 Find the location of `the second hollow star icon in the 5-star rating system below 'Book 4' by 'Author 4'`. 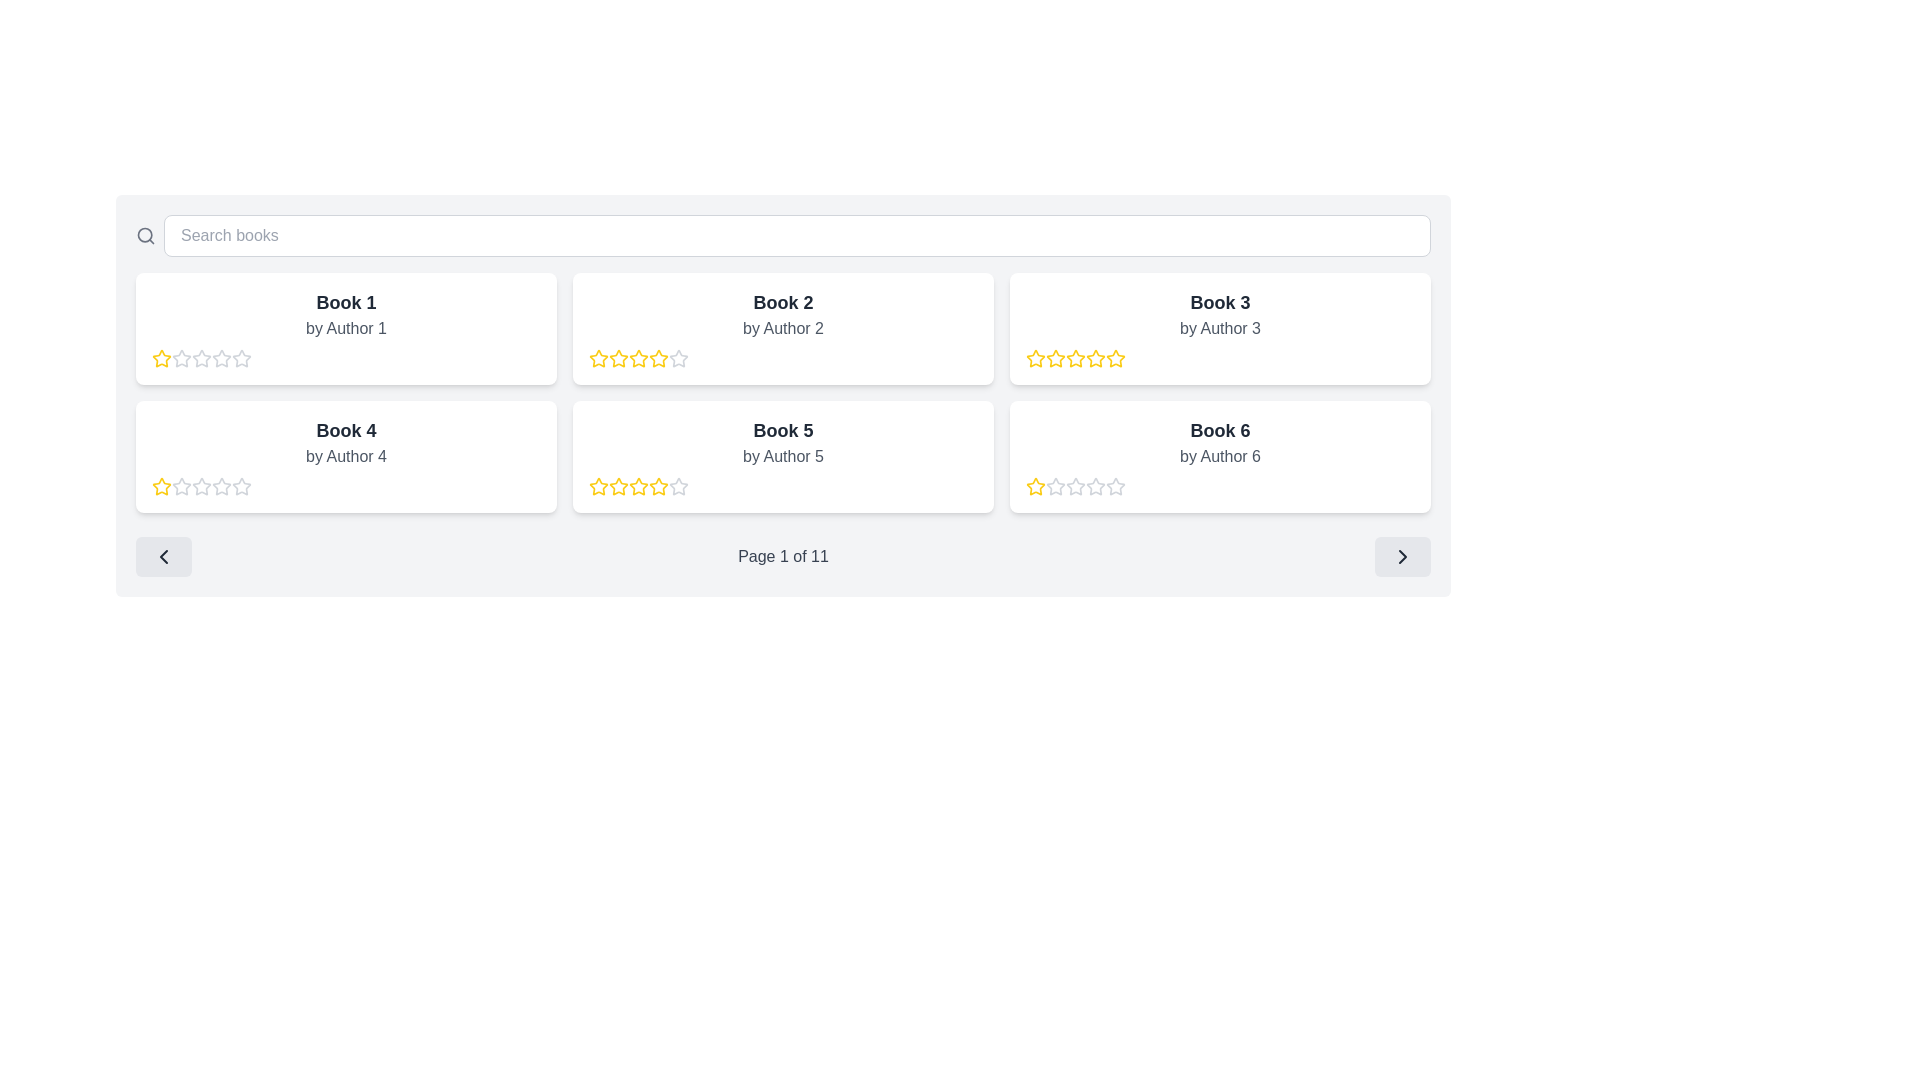

the second hollow star icon in the 5-star rating system below 'Book 4' by 'Author 4' is located at coordinates (201, 486).